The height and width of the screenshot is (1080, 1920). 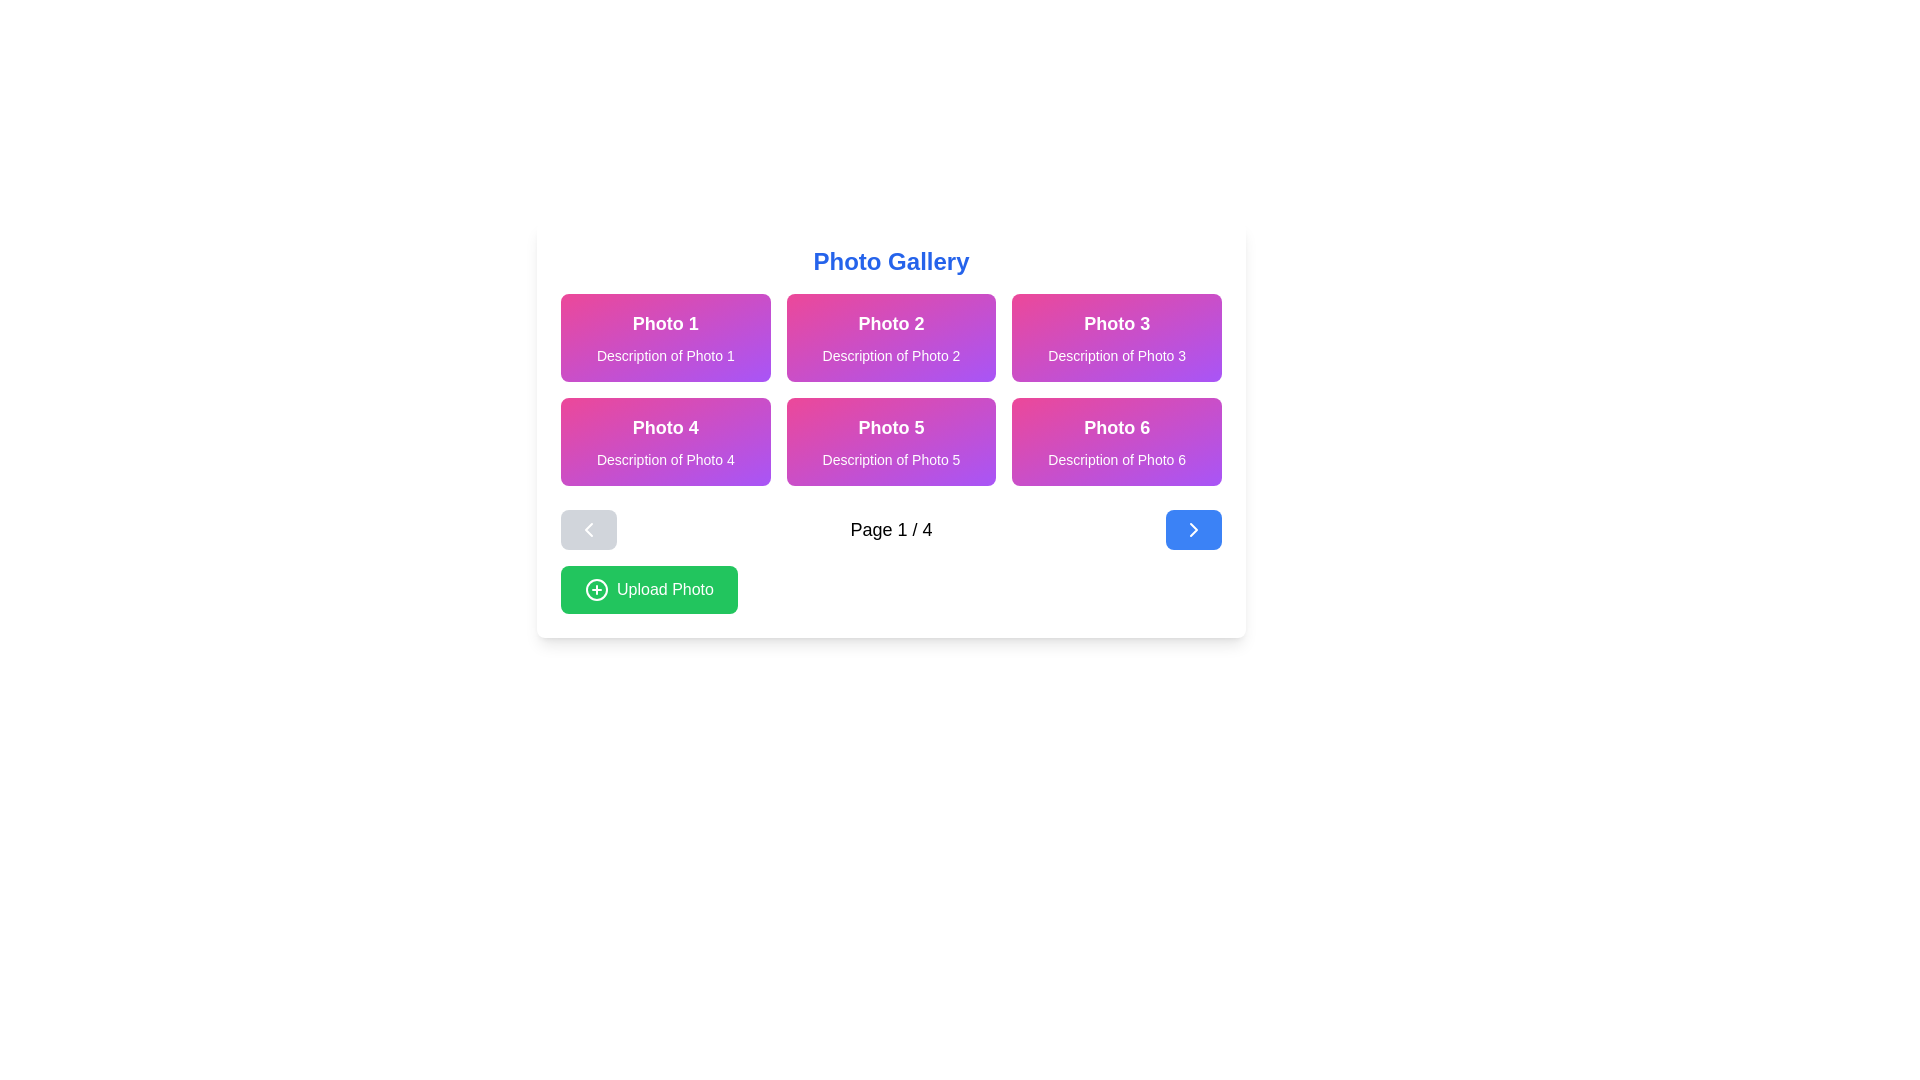 I want to click on text label 'Photo 3' located in the top-right corner of the photo grid, which identifies the third photo in the gallery, so click(x=1116, y=323).